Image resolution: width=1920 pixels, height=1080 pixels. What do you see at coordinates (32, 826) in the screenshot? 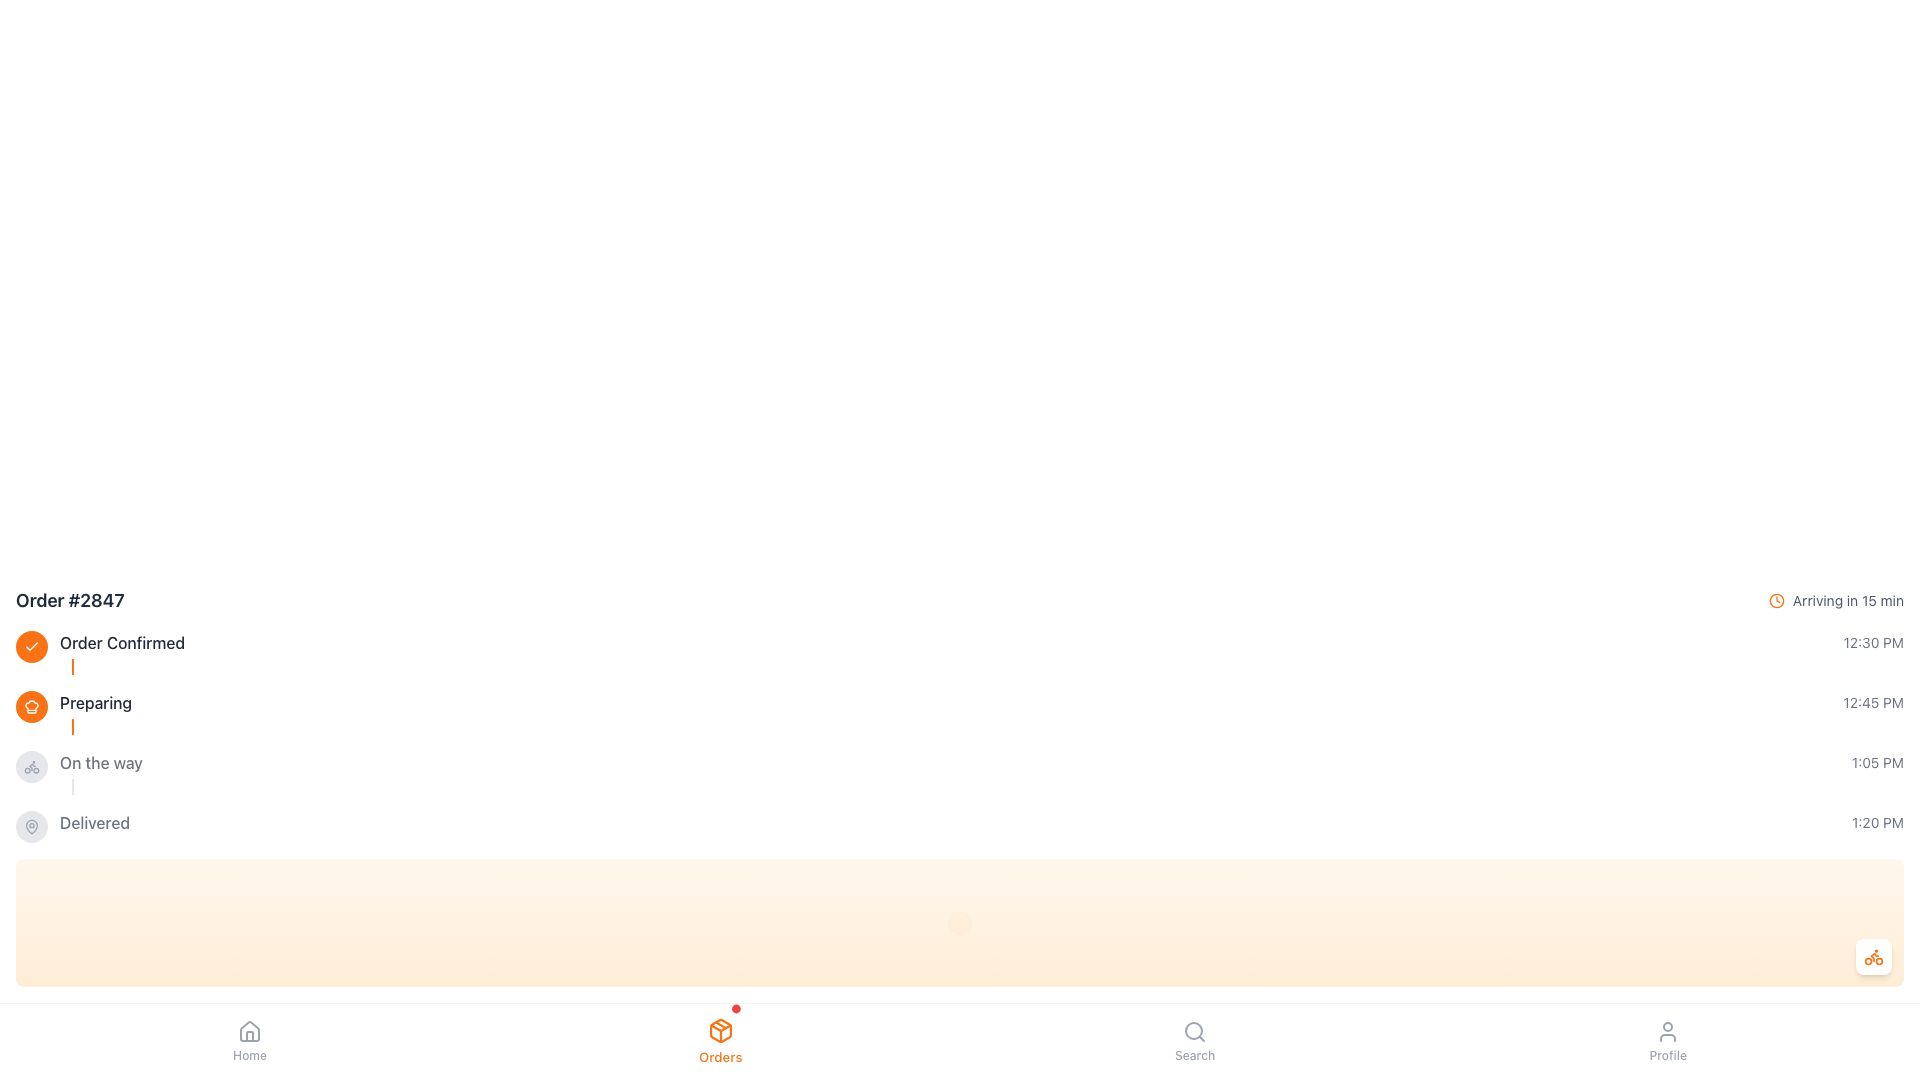
I see `the small circular icon with a light gray background and a map pin graphic, located to the left of the 'Delivered' text at the bottom of the order's status progression steps` at bounding box center [32, 826].